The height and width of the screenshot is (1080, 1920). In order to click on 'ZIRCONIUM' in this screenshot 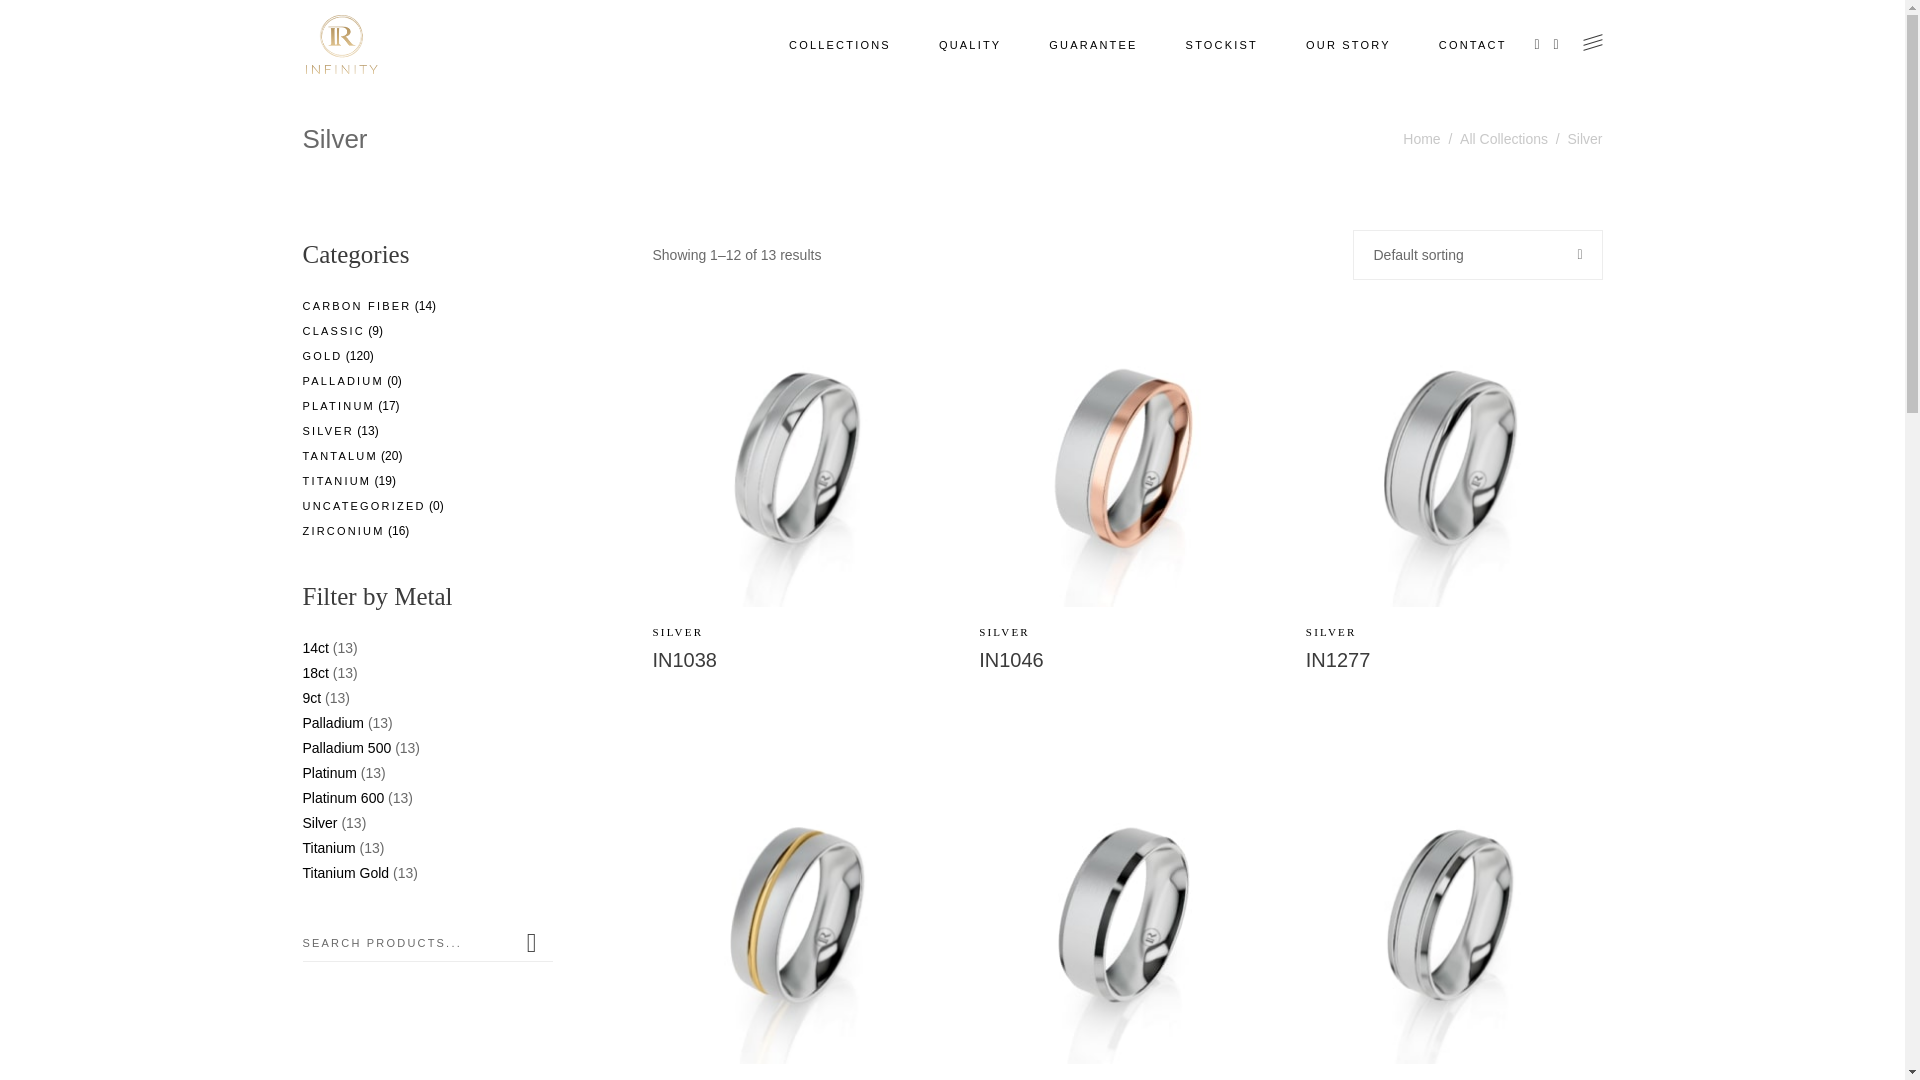, I will do `click(342, 530)`.